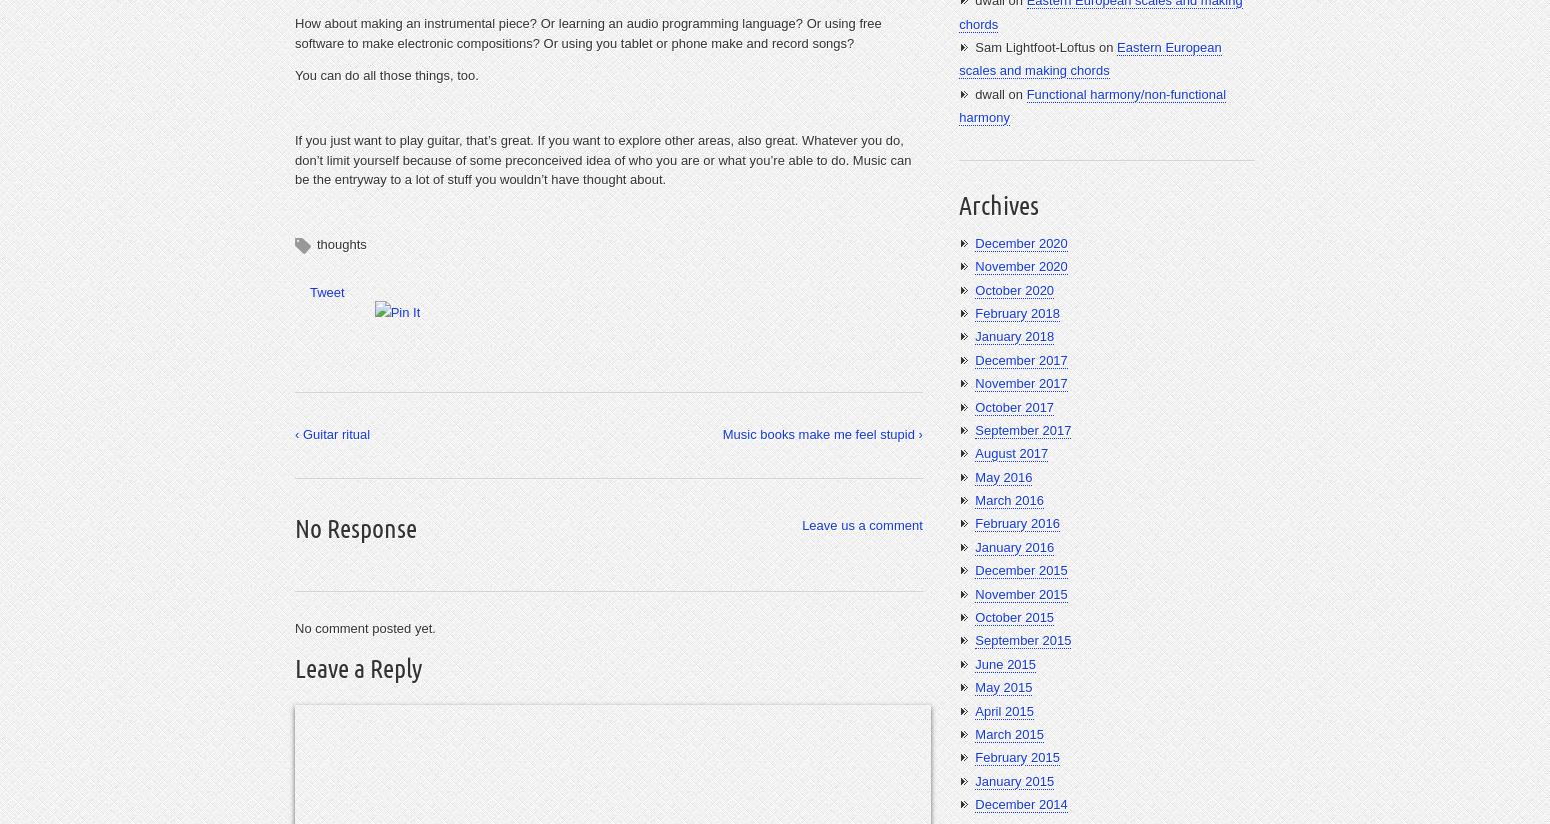  Describe the element at coordinates (973, 266) in the screenshot. I see `'November 2020'` at that location.